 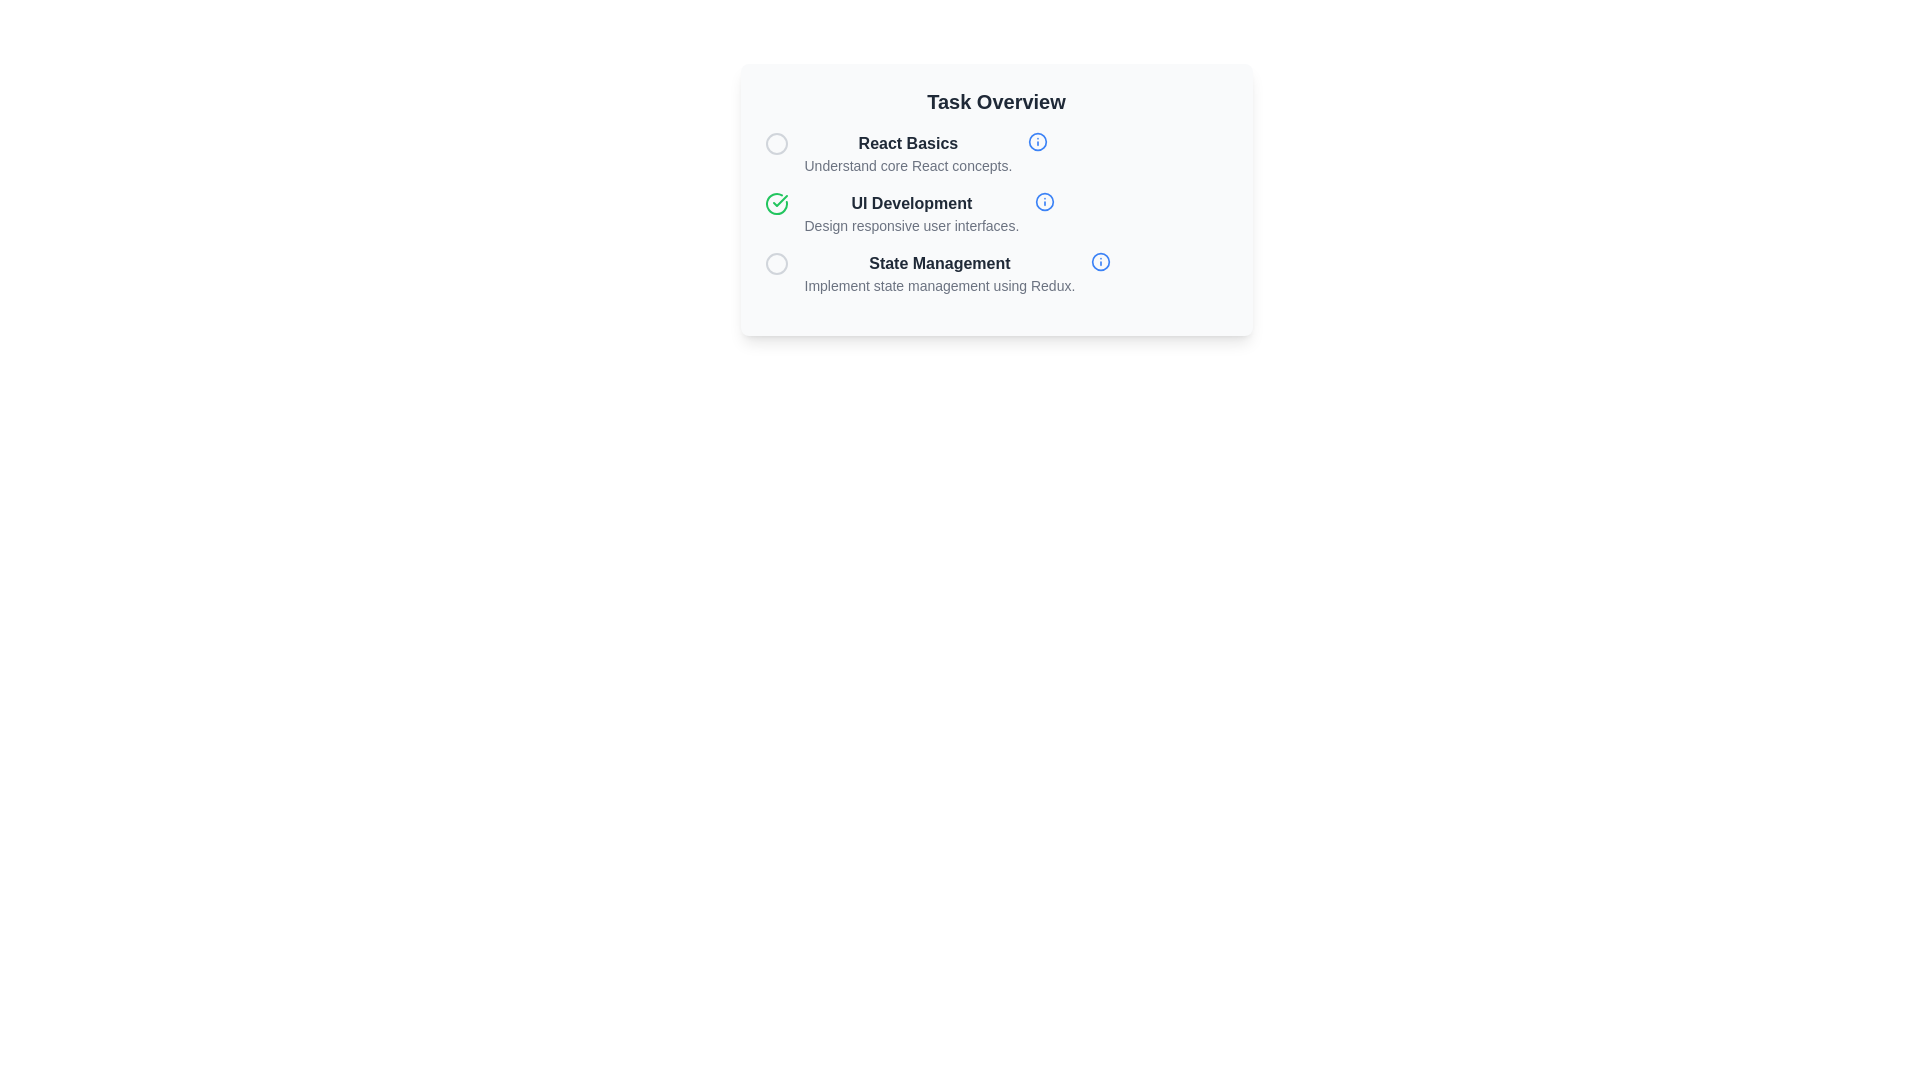 I want to click on the blue circular information icon located to the right of the title 'React Basics' in the Information panel, so click(x=996, y=153).